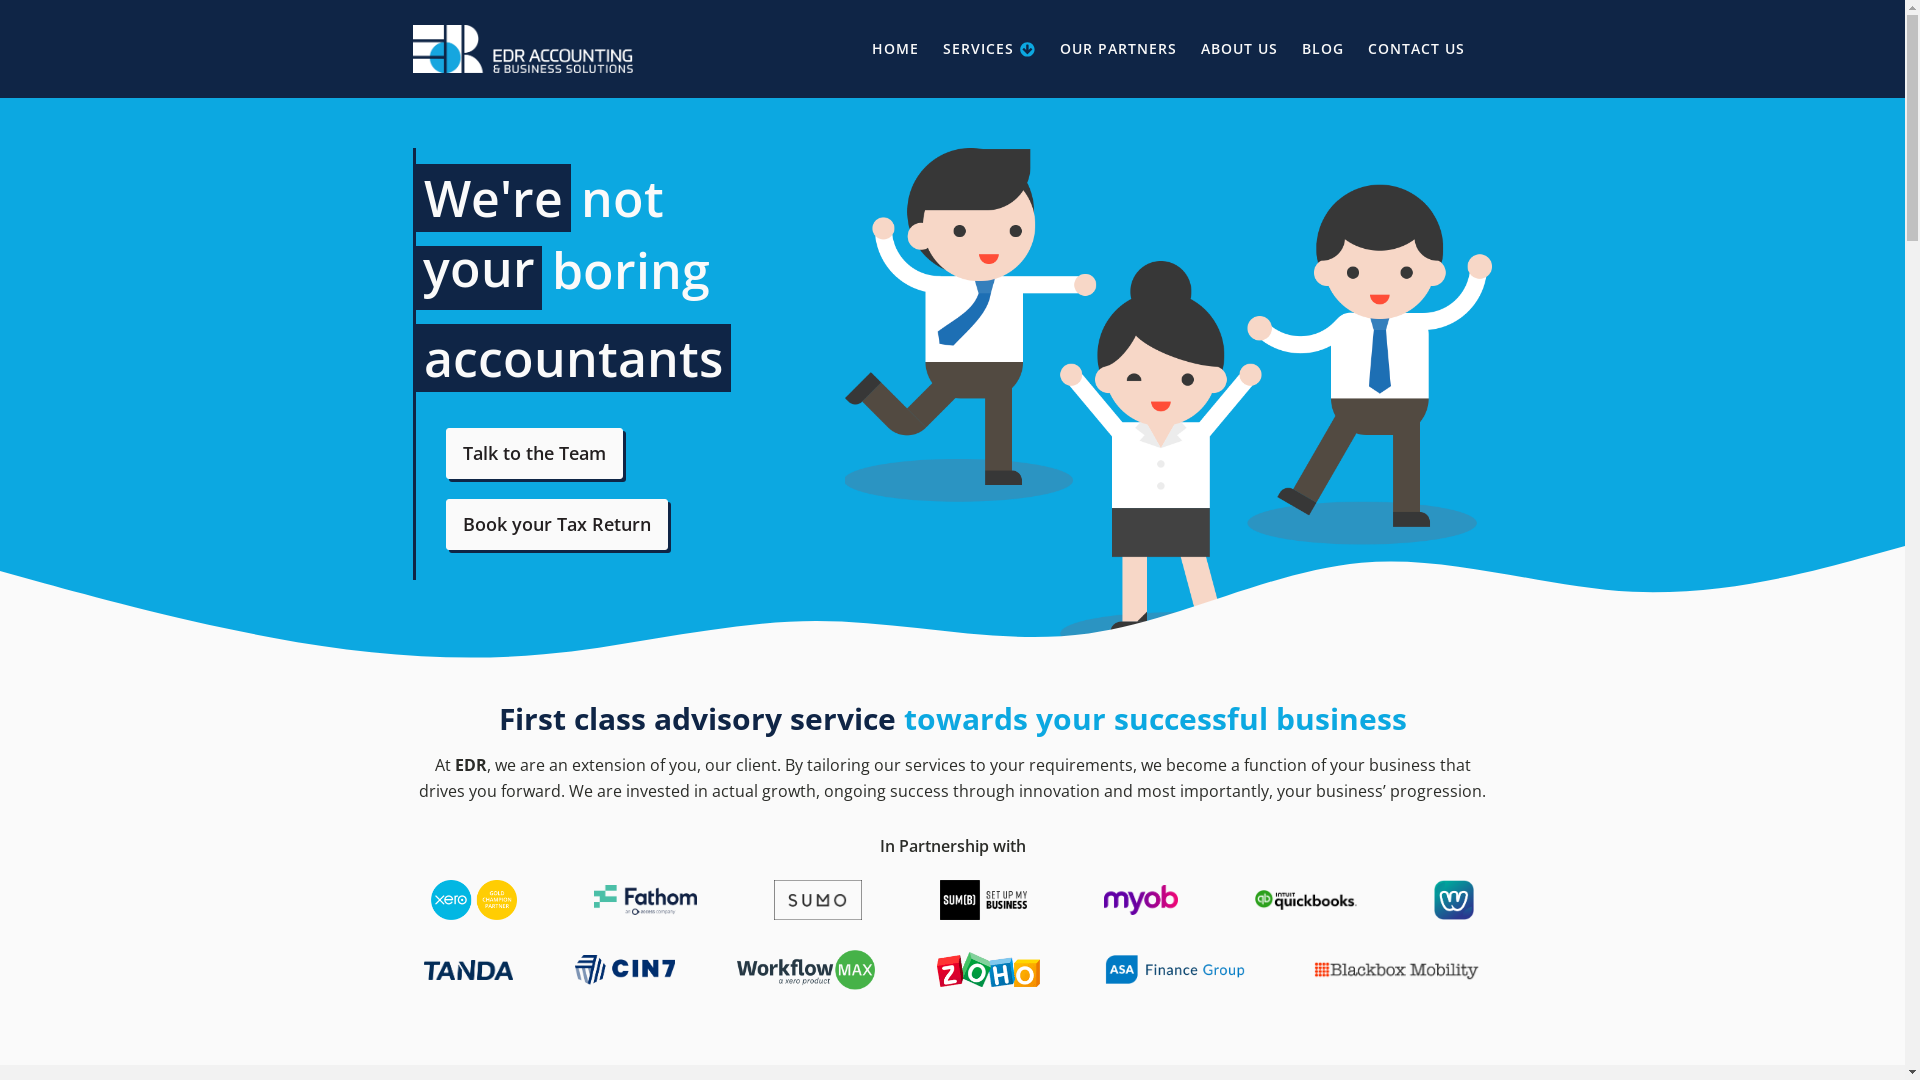 The height and width of the screenshot is (1080, 1920). What do you see at coordinates (894, 48) in the screenshot?
I see `'HOME'` at bounding box center [894, 48].